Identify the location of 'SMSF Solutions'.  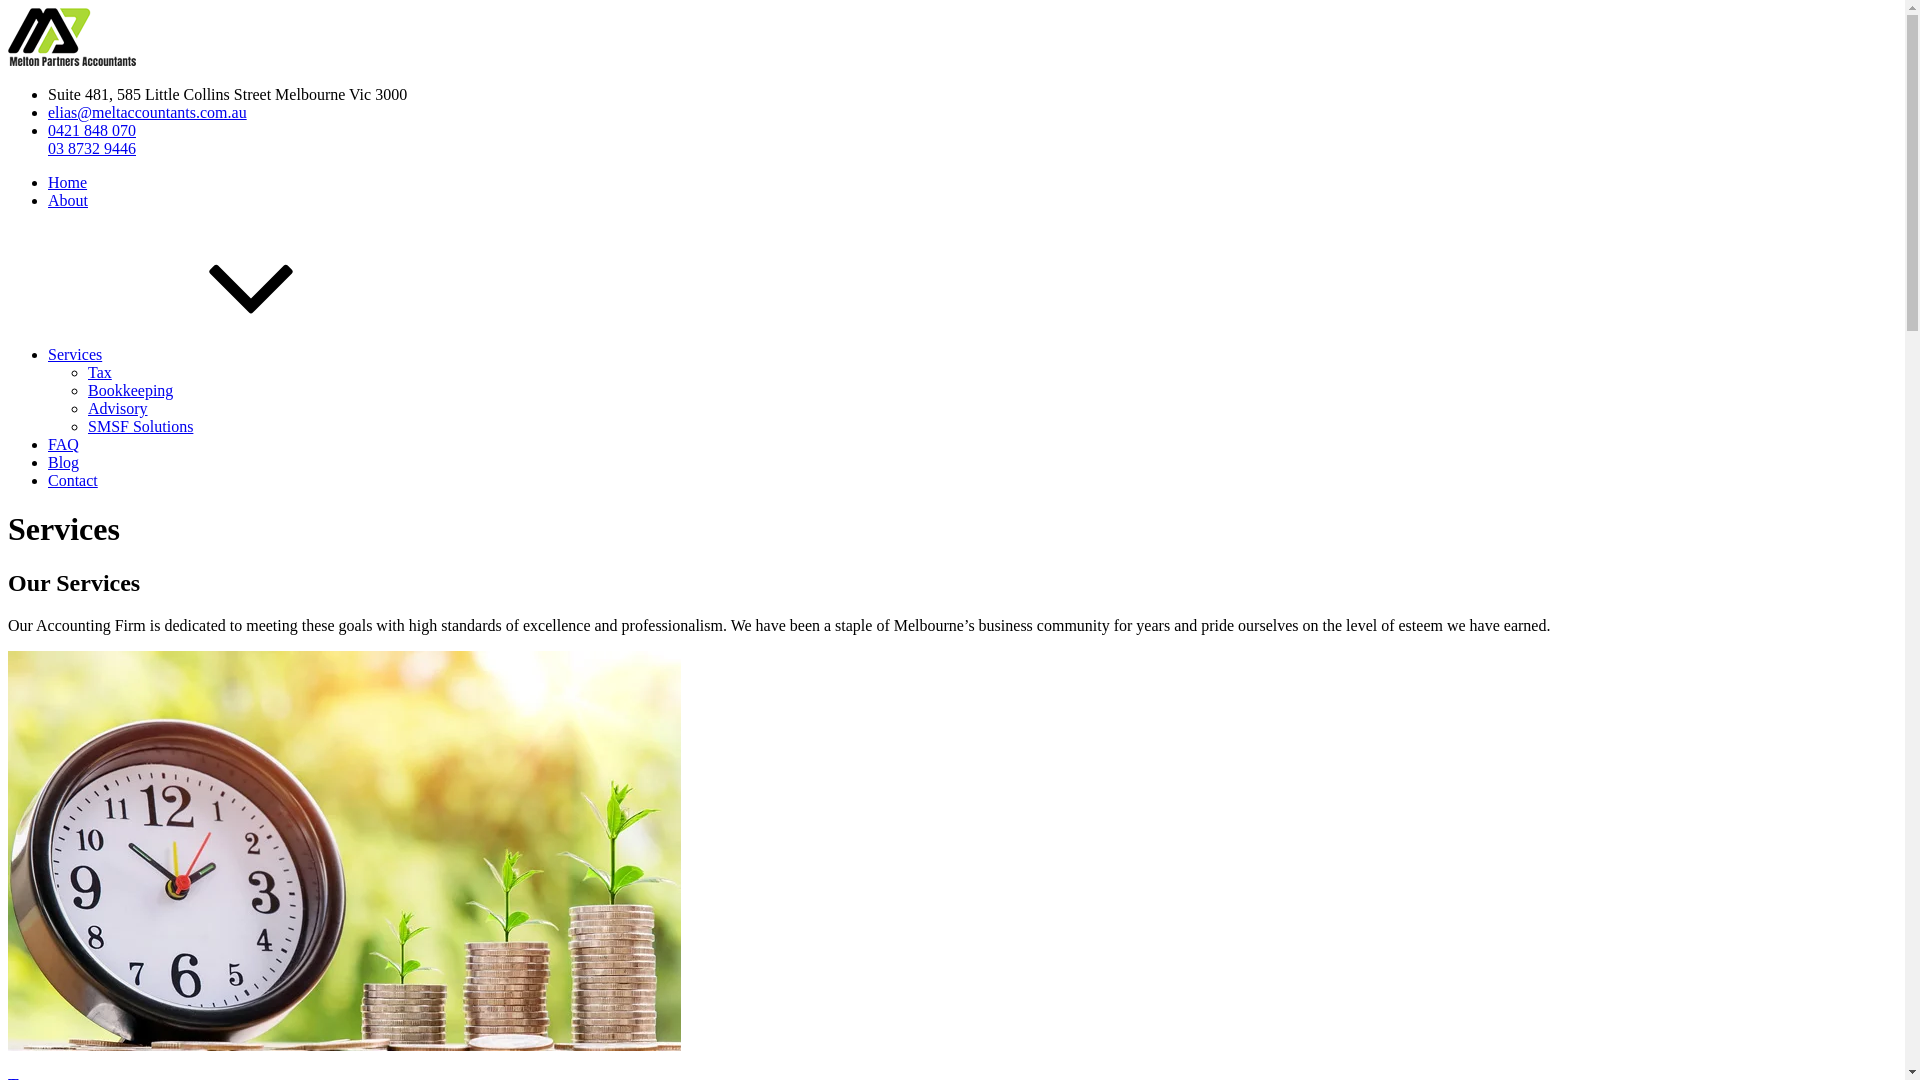
(139, 425).